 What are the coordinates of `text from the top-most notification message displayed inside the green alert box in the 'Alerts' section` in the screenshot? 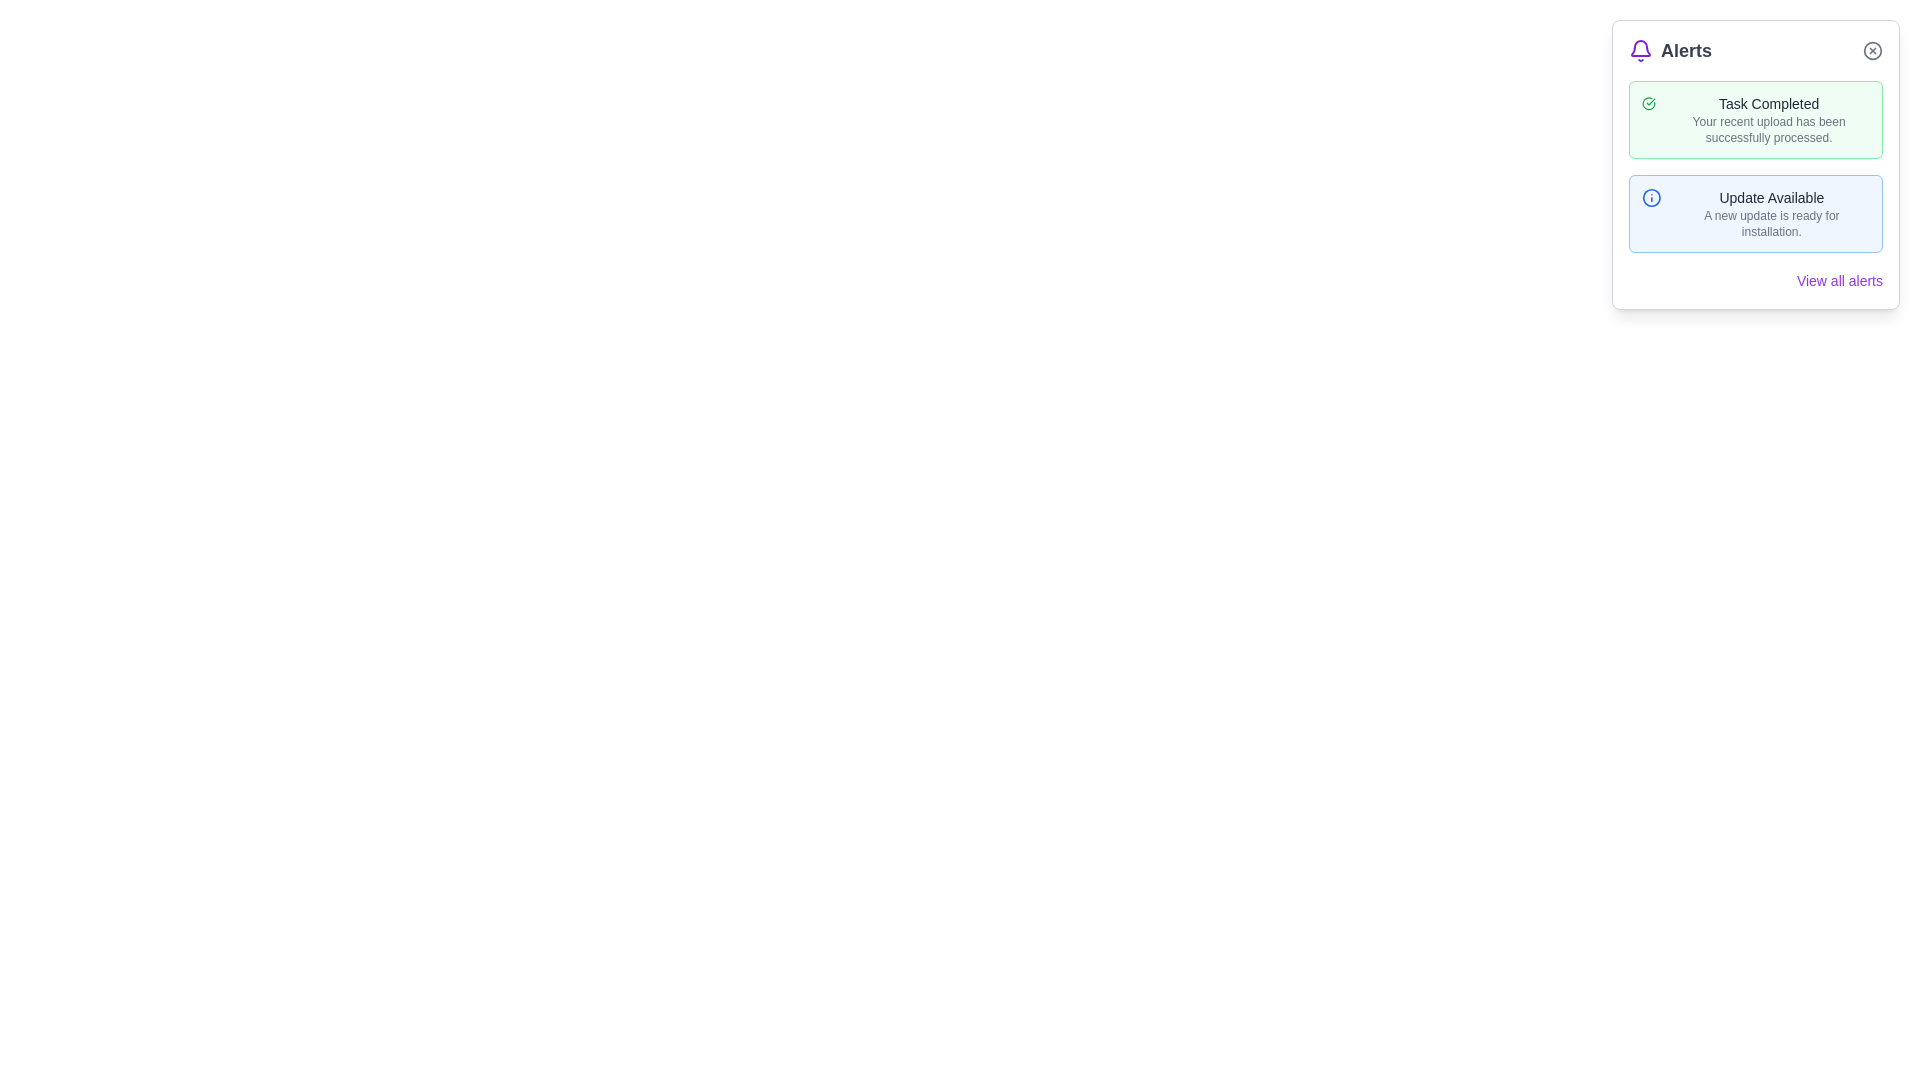 It's located at (1769, 119).